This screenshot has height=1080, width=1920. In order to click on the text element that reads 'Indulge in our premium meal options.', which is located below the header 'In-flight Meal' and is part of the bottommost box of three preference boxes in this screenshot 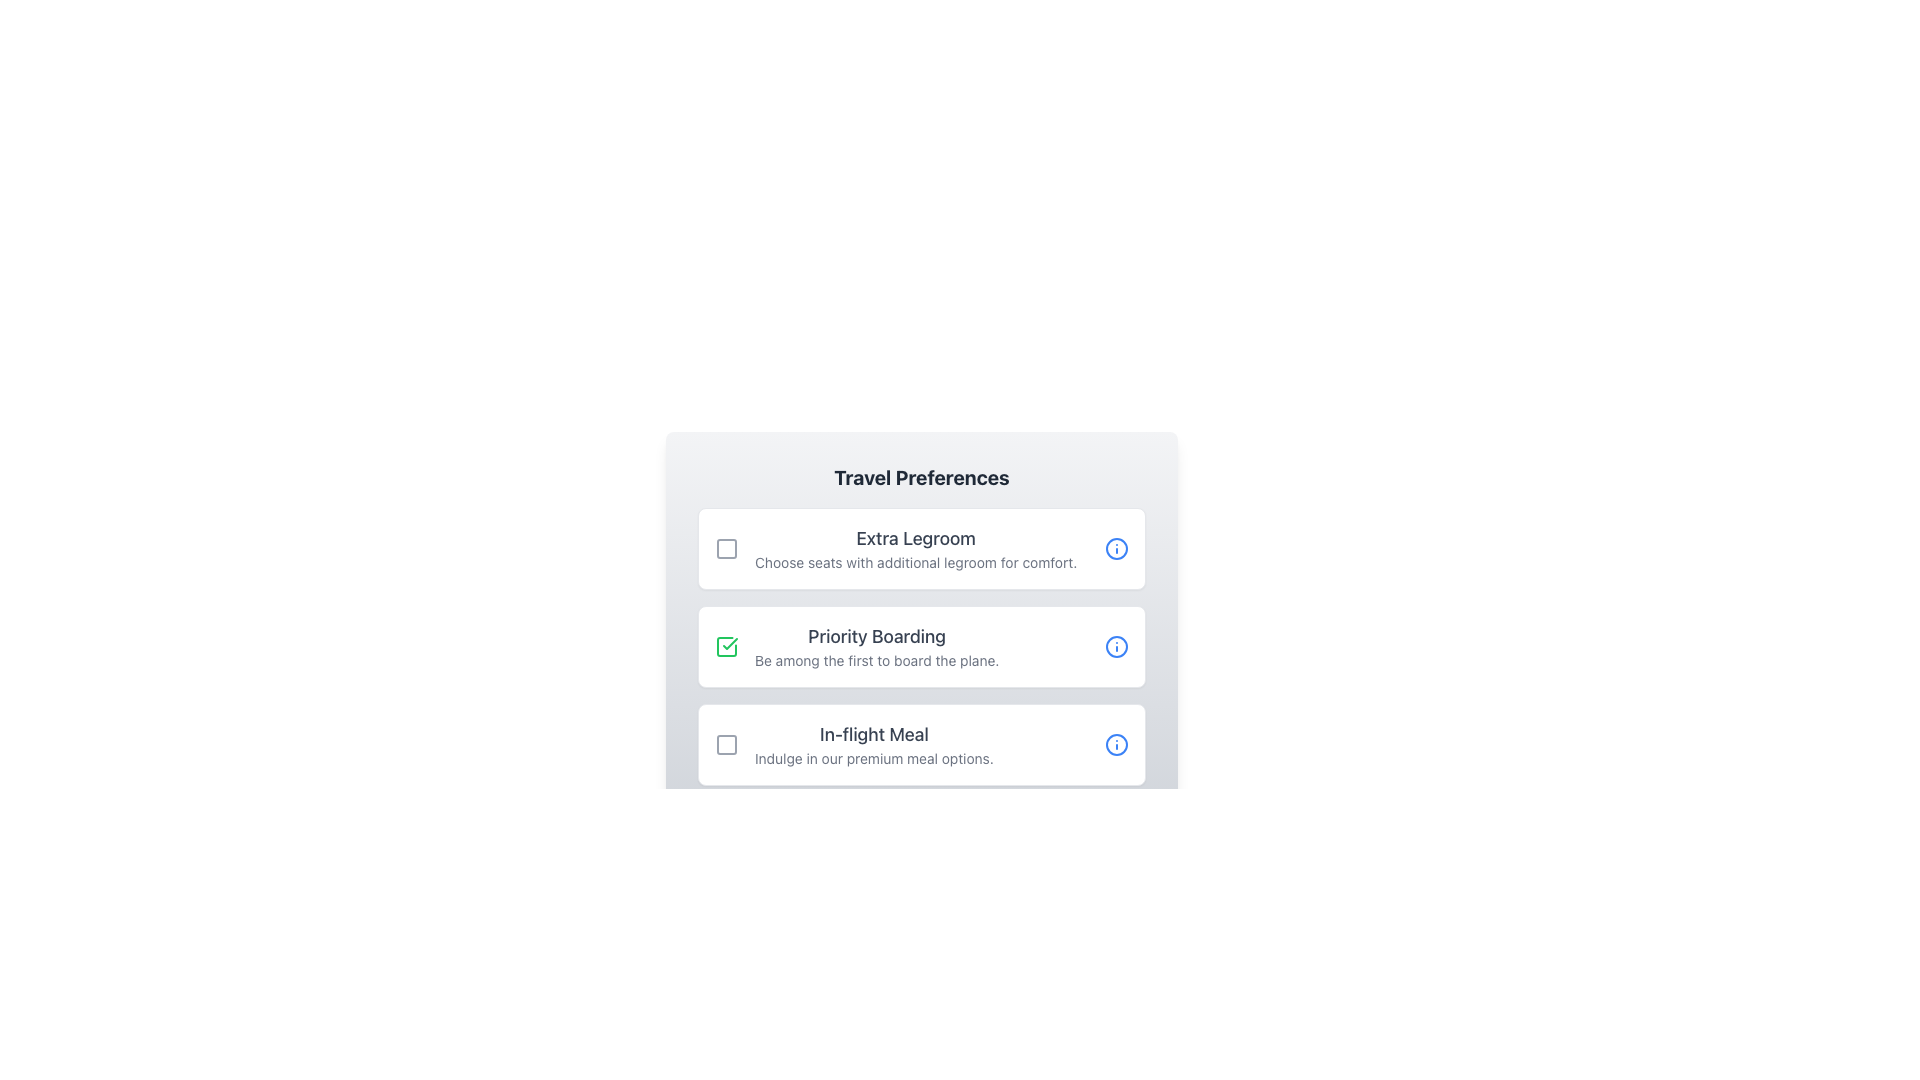, I will do `click(874, 759)`.